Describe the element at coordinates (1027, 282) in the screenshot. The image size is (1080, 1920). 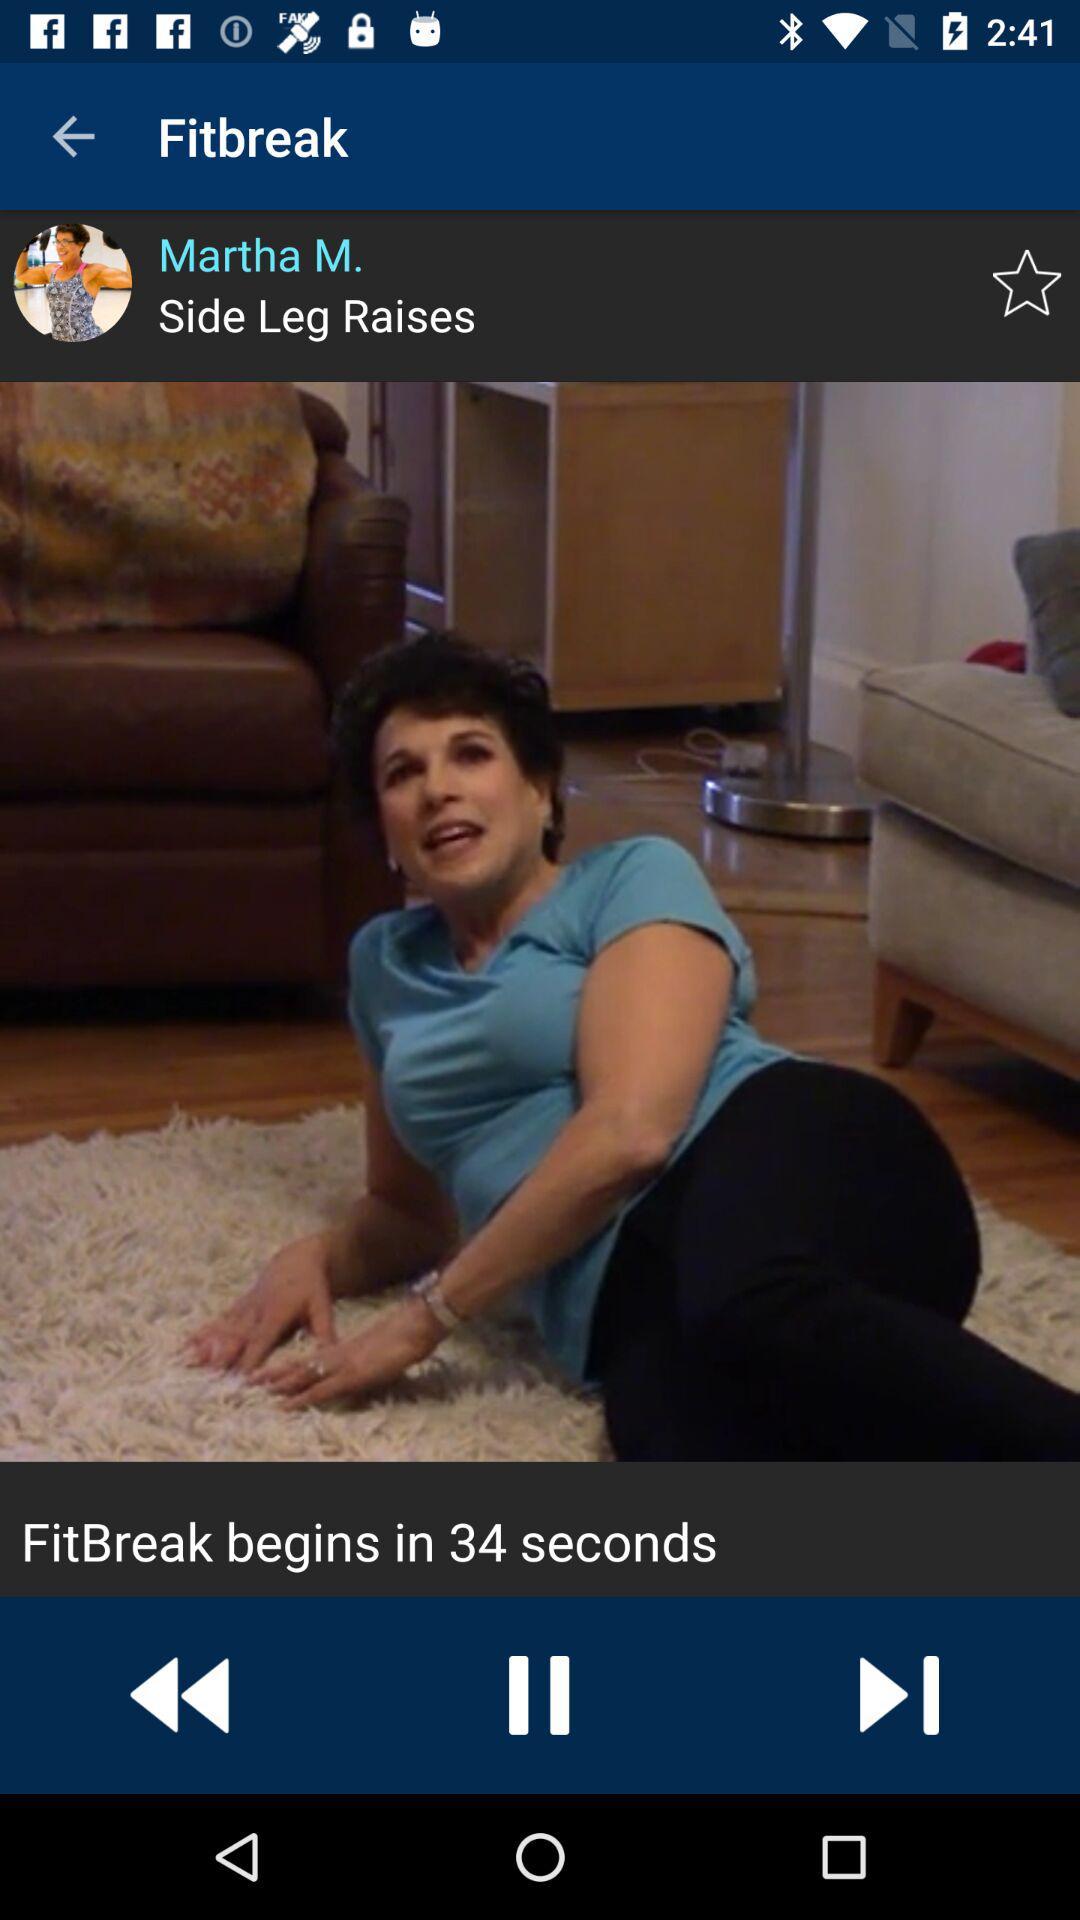
I see `the icon at the top right corner` at that location.